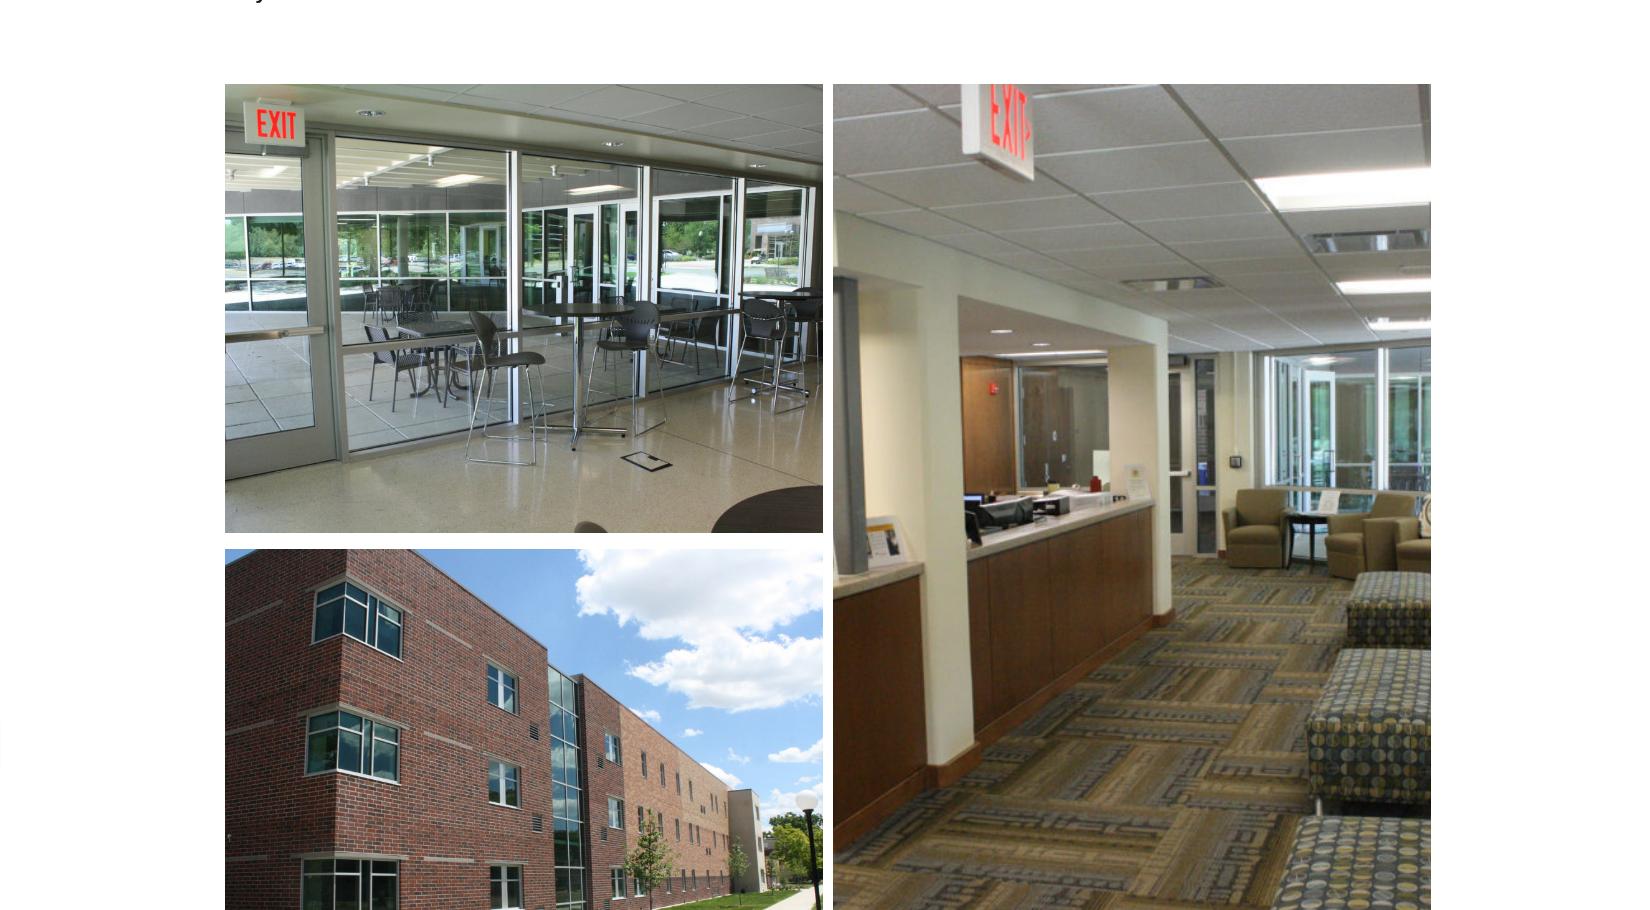  Describe the element at coordinates (527, 651) in the screenshot. I see `'Design'` at that location.